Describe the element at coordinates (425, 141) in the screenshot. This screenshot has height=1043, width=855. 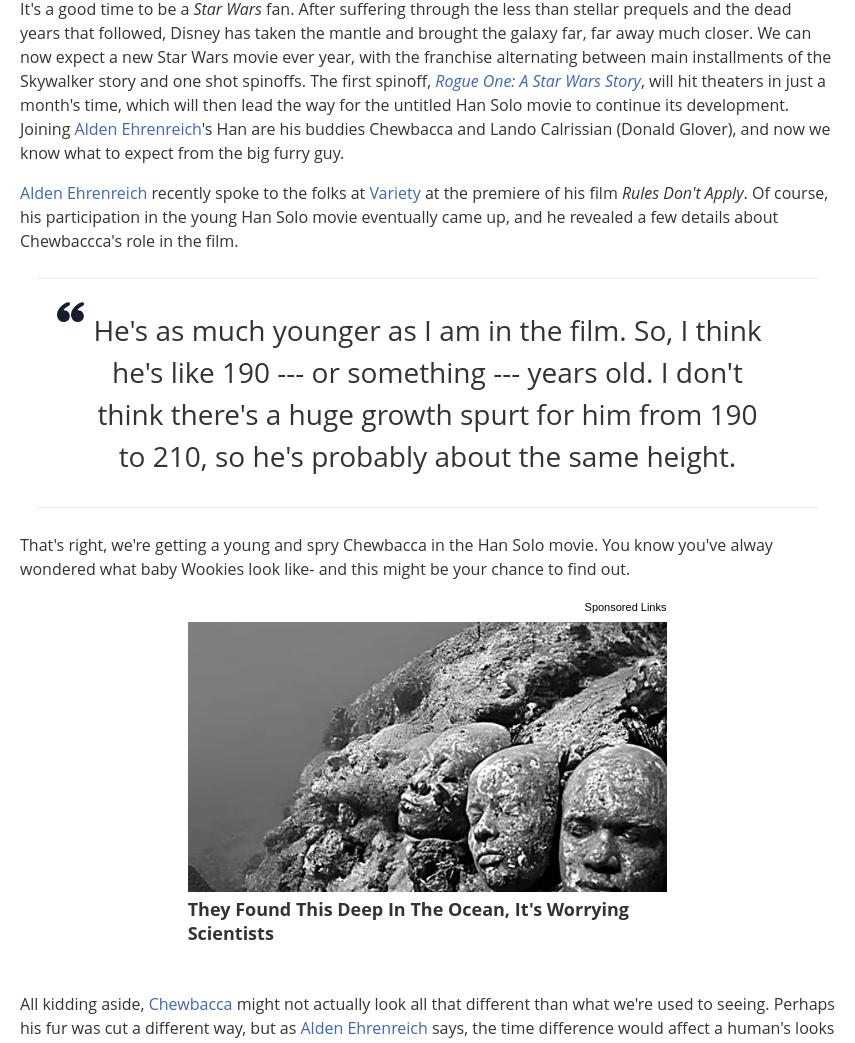
I see `''s Han are his buddies Chewbacca and Lando Calrissian (Donald Glover), and now we know what to expect from the big furry guy.'` at that location.